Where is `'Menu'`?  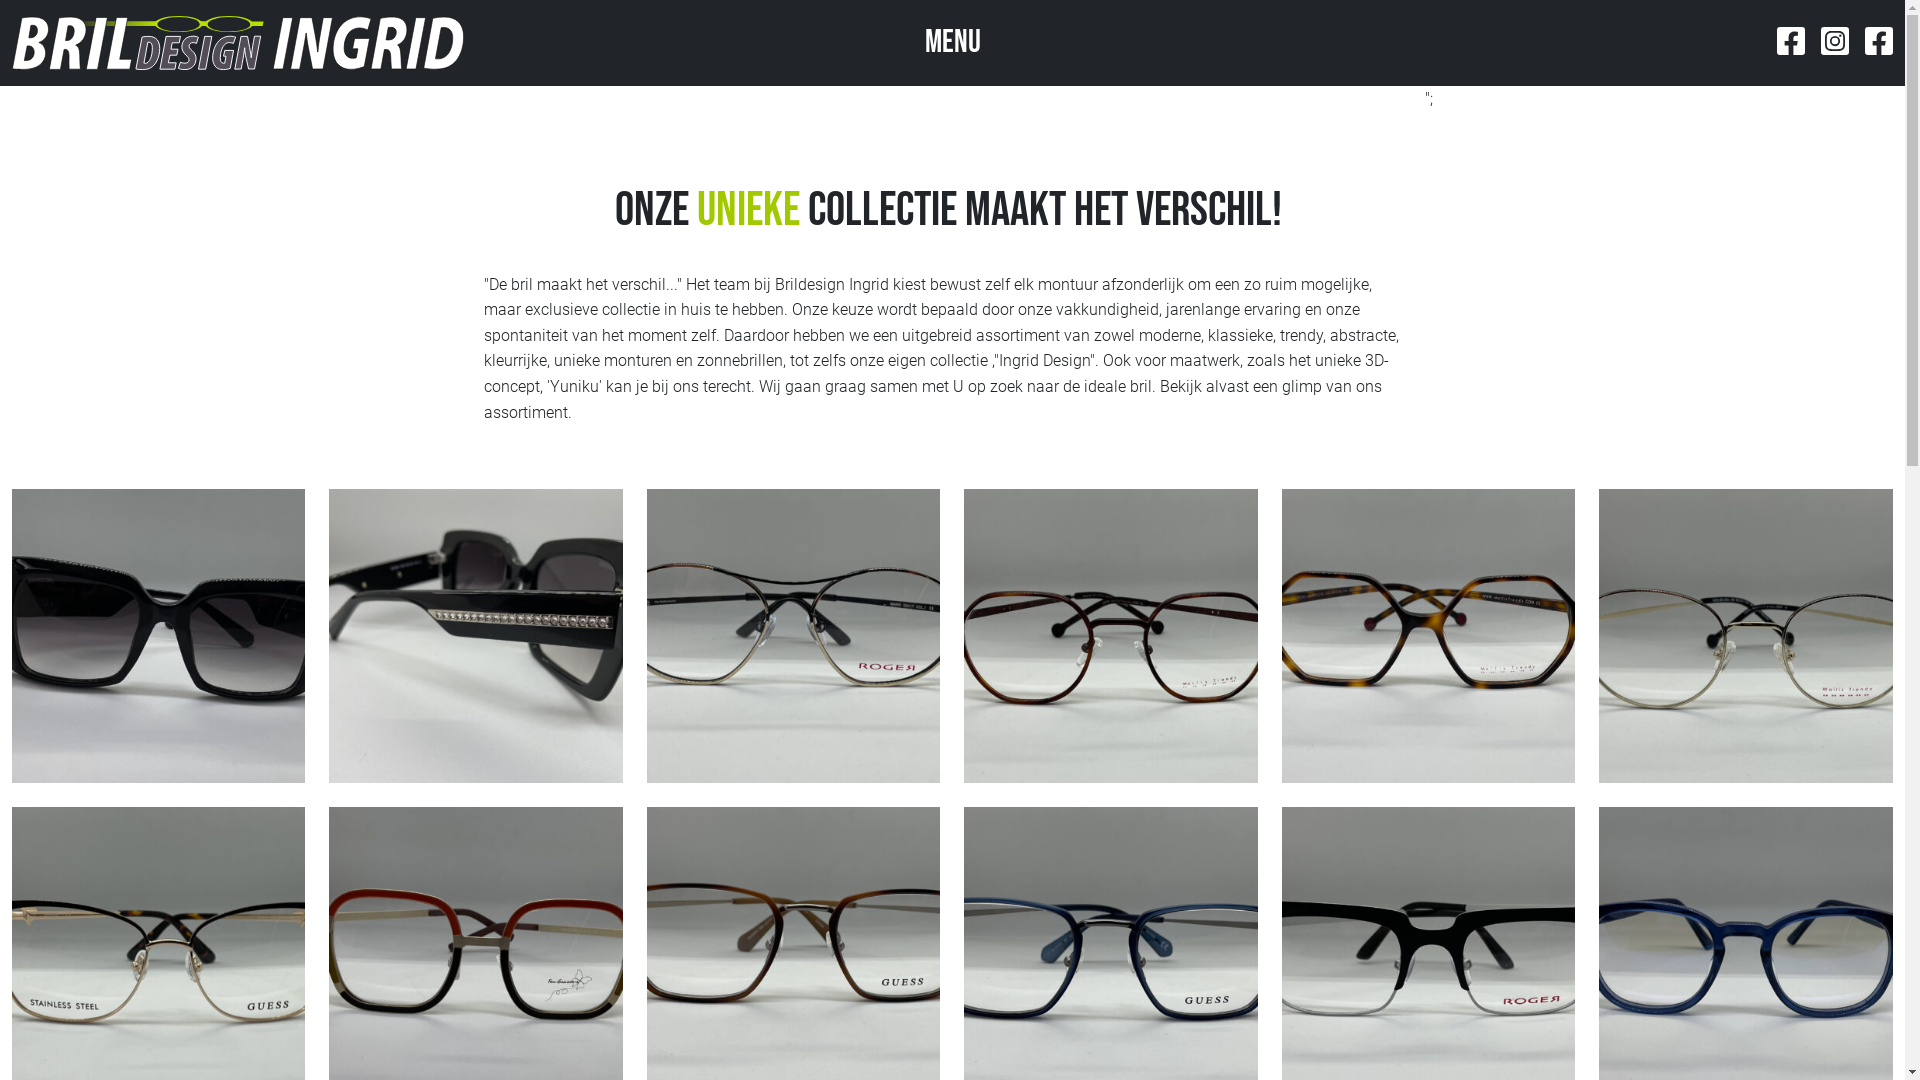 'Menu' is located at coordinates (950, 42).